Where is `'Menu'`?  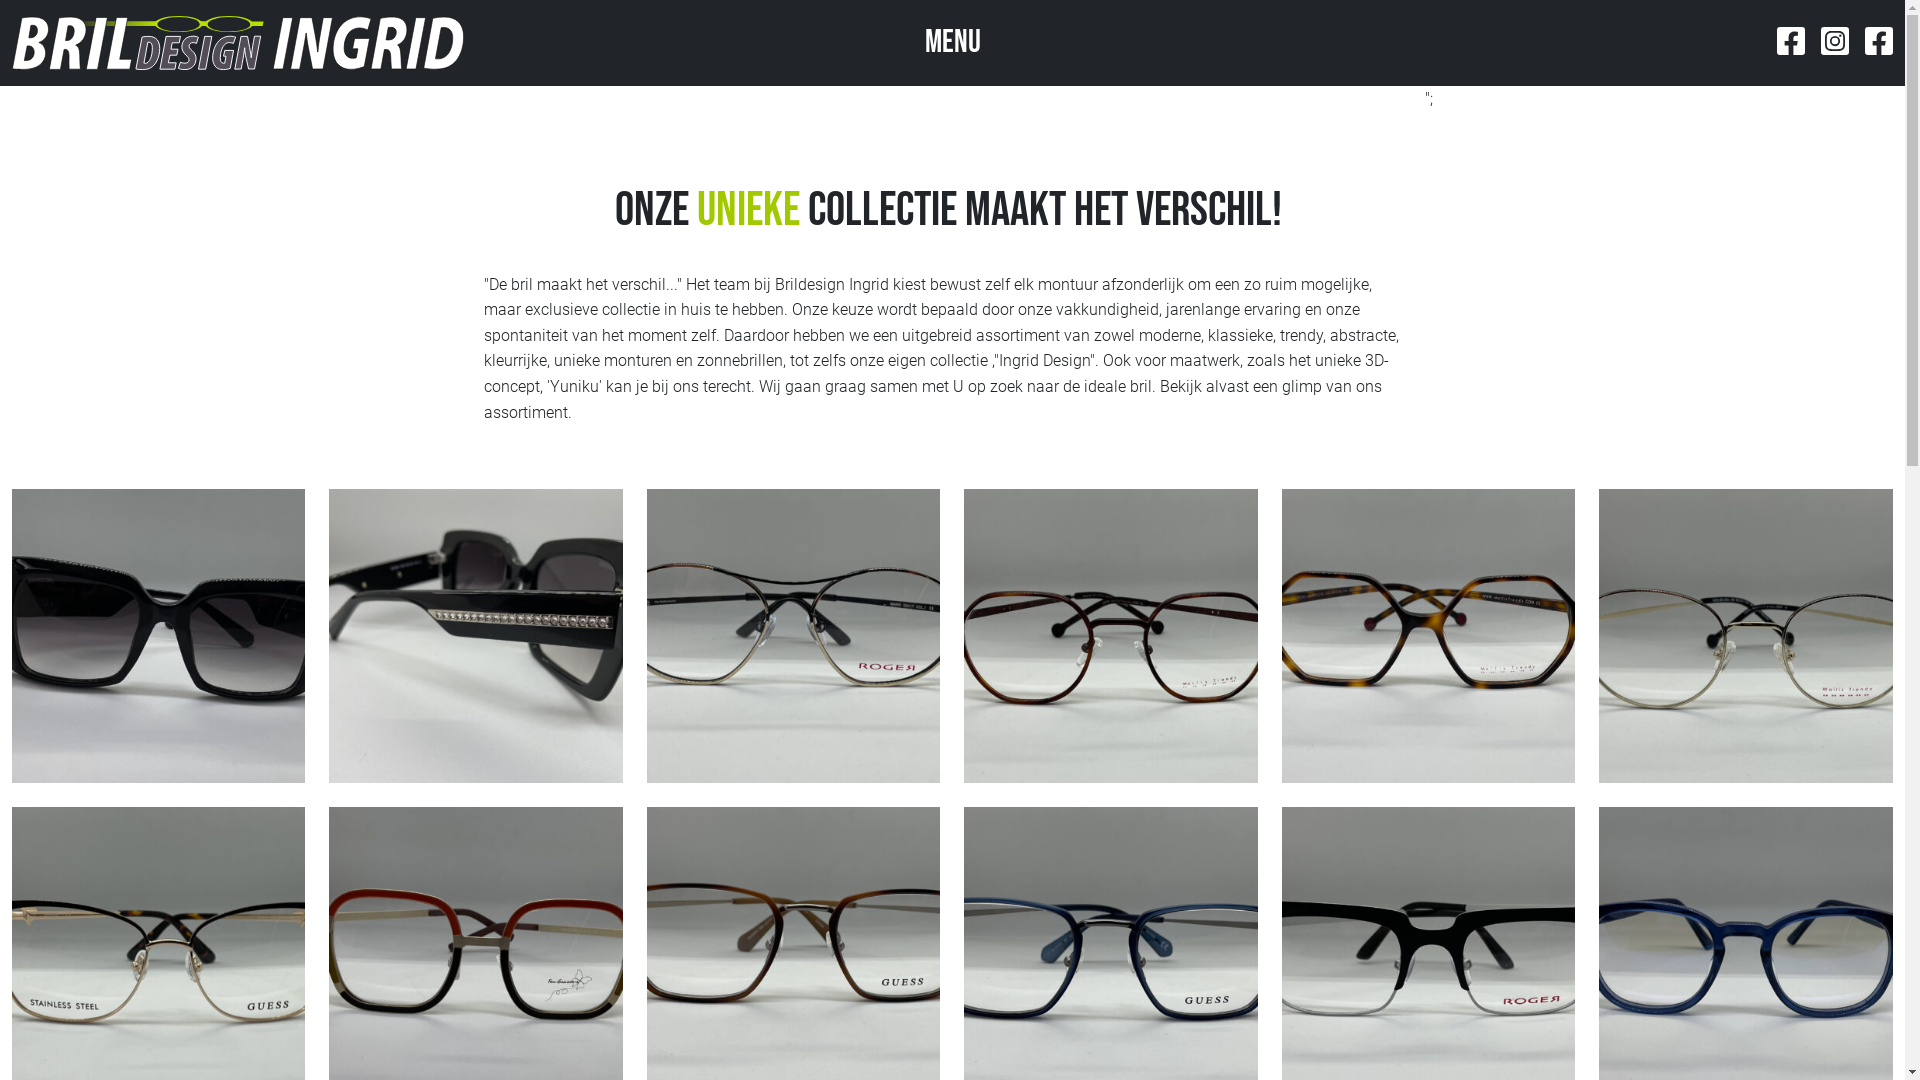 'Menu' is located at coordinates (950, 42).